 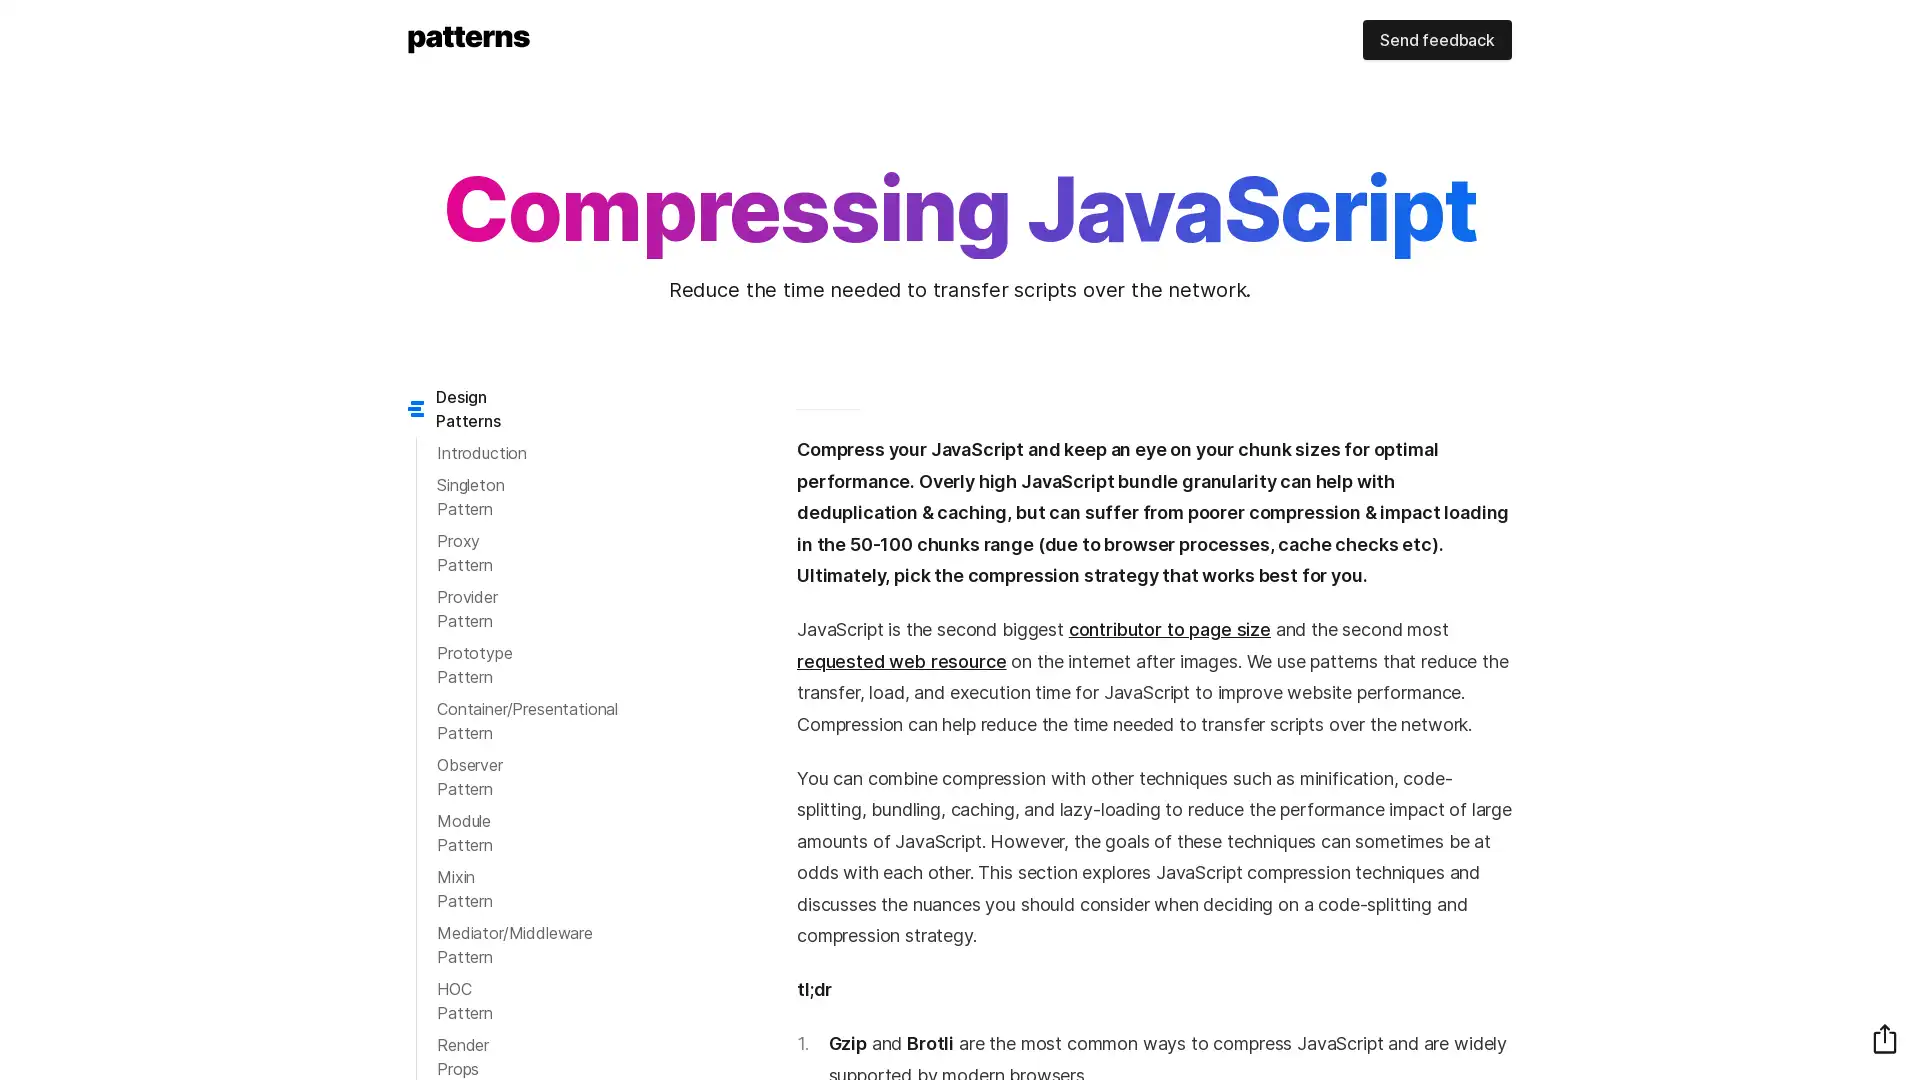 What do you see at coordinates (1884, 1037) in the screenshot?
I see `Share` at bounding box center [1884, 1037].